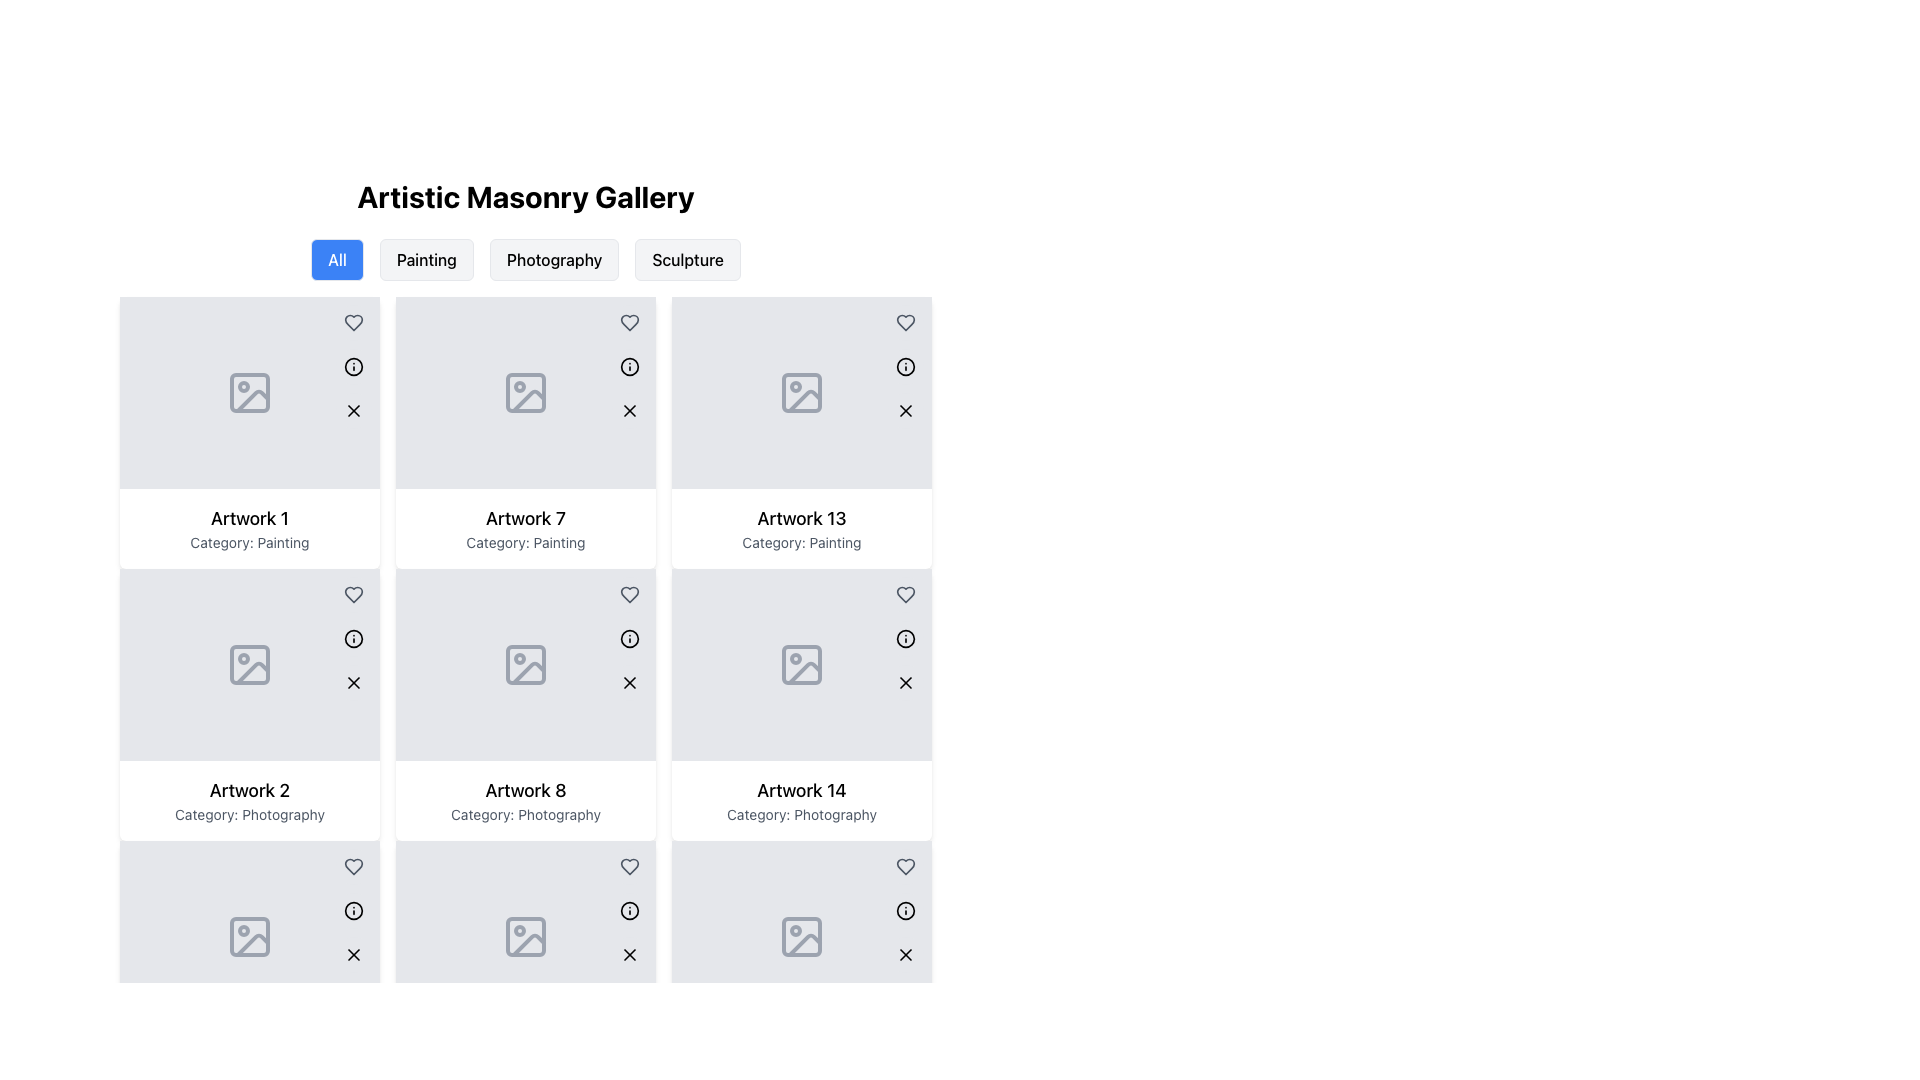  I want to click on the 'Photography' tab-like button to filter items in the Artistic Masonry Gallery, which is the third tab in the row of category tabs, so click(554, 258).